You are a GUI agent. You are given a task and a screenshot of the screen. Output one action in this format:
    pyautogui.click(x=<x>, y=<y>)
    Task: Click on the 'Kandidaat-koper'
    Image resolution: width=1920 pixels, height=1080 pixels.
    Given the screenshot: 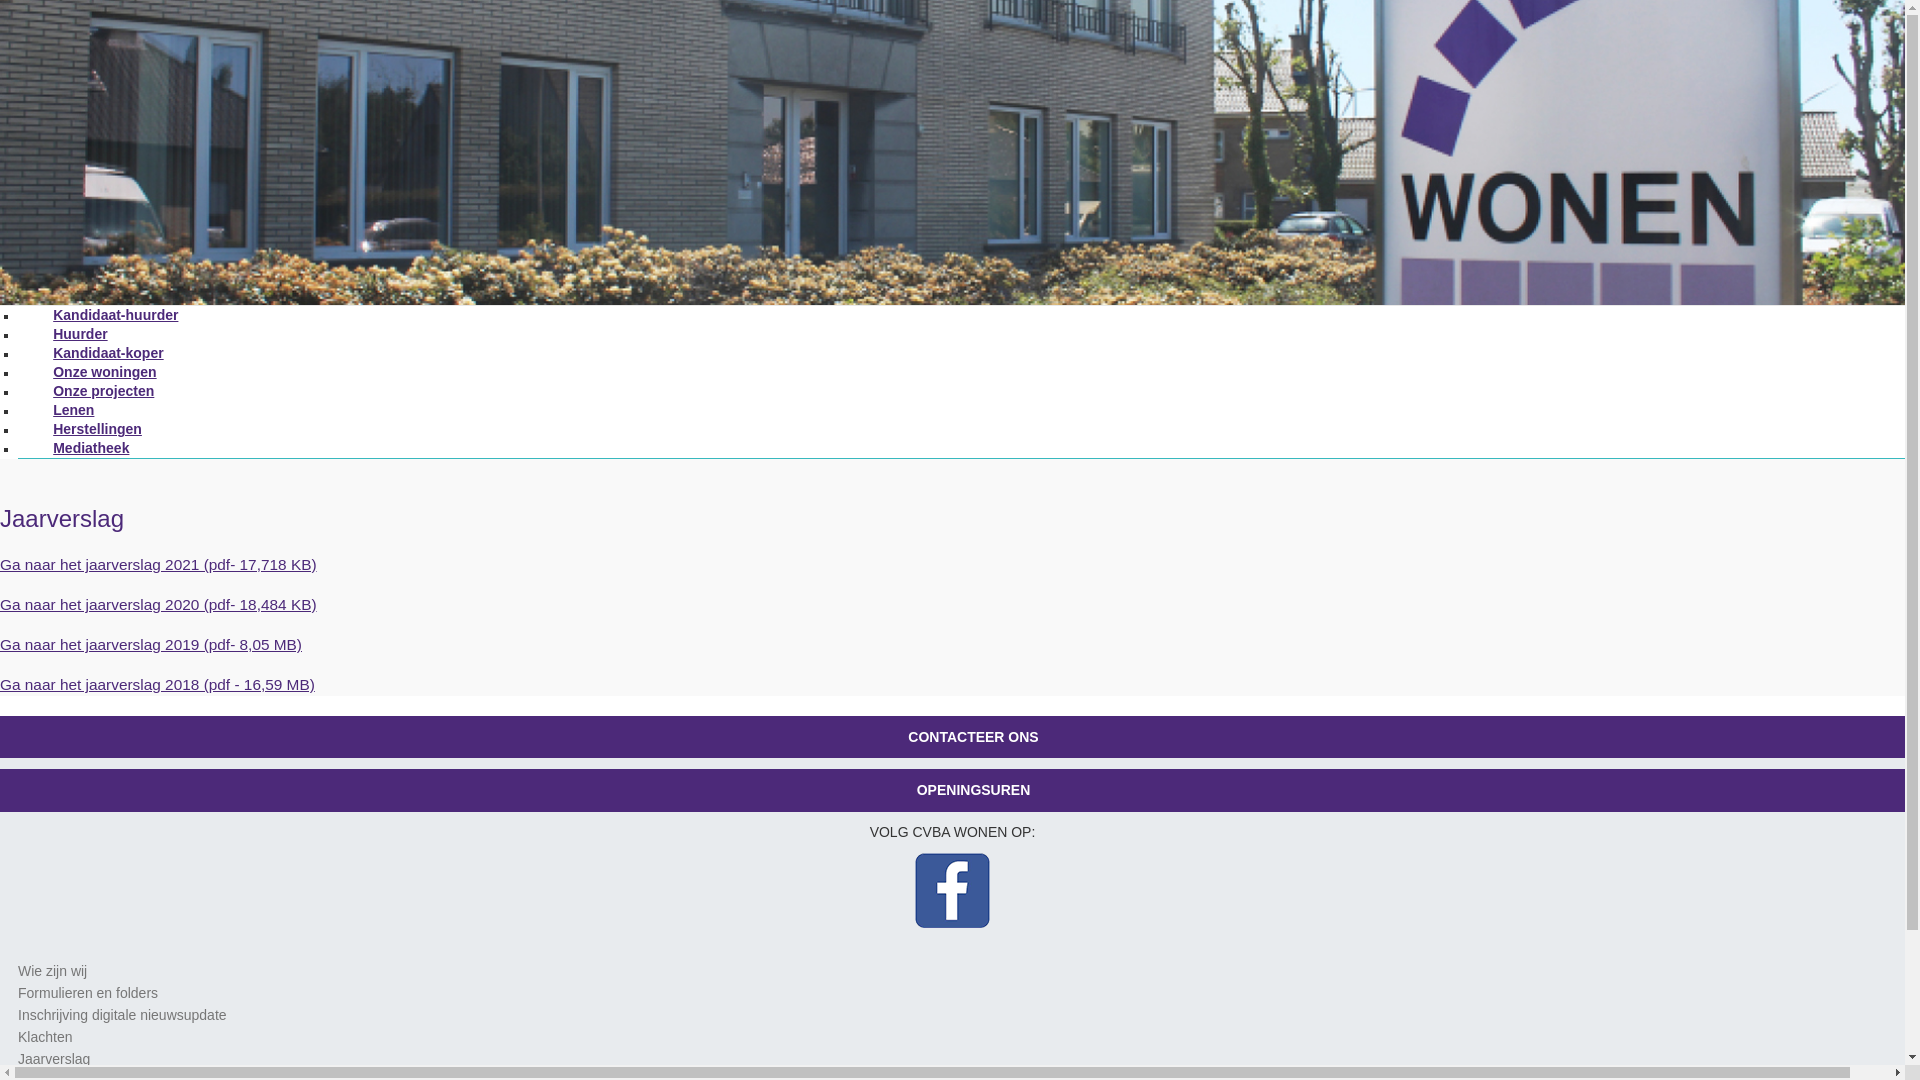 What is the action you would take?
    pyautogui.click(x=107, y=353)
    